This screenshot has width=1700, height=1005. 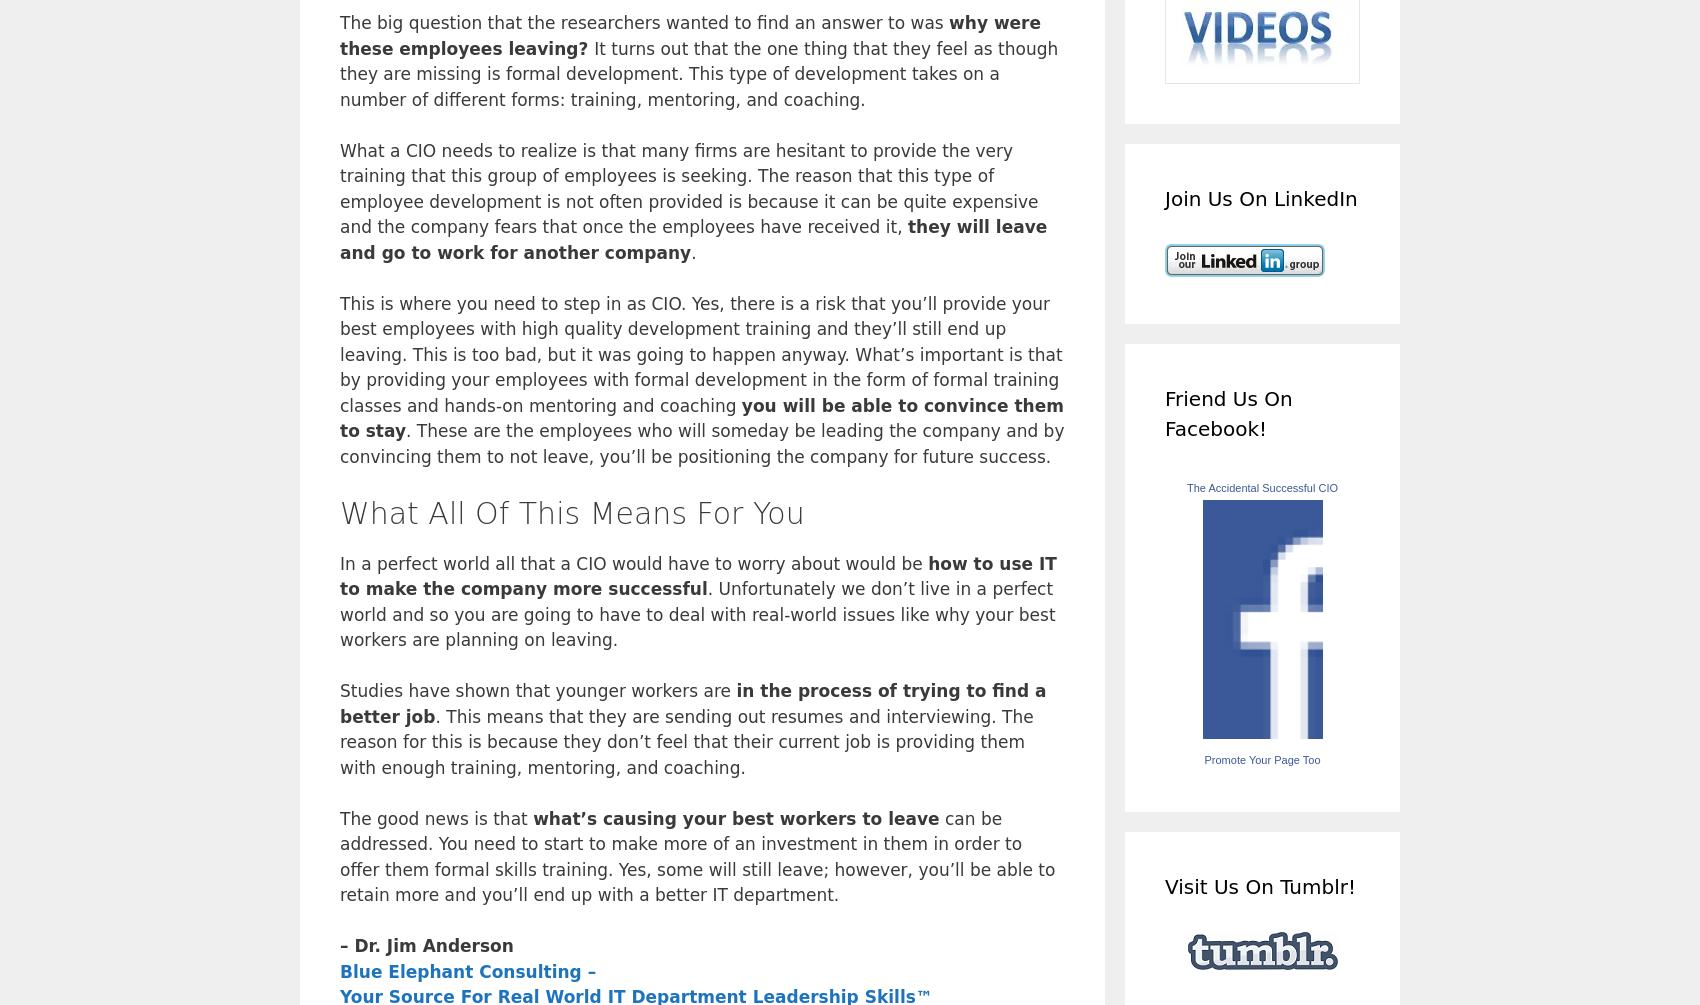 What do you see at coordinates (537, 691) in the screenshot?
I see `'Studies have shown that younger workers are'` at bounding box center [537, 691].